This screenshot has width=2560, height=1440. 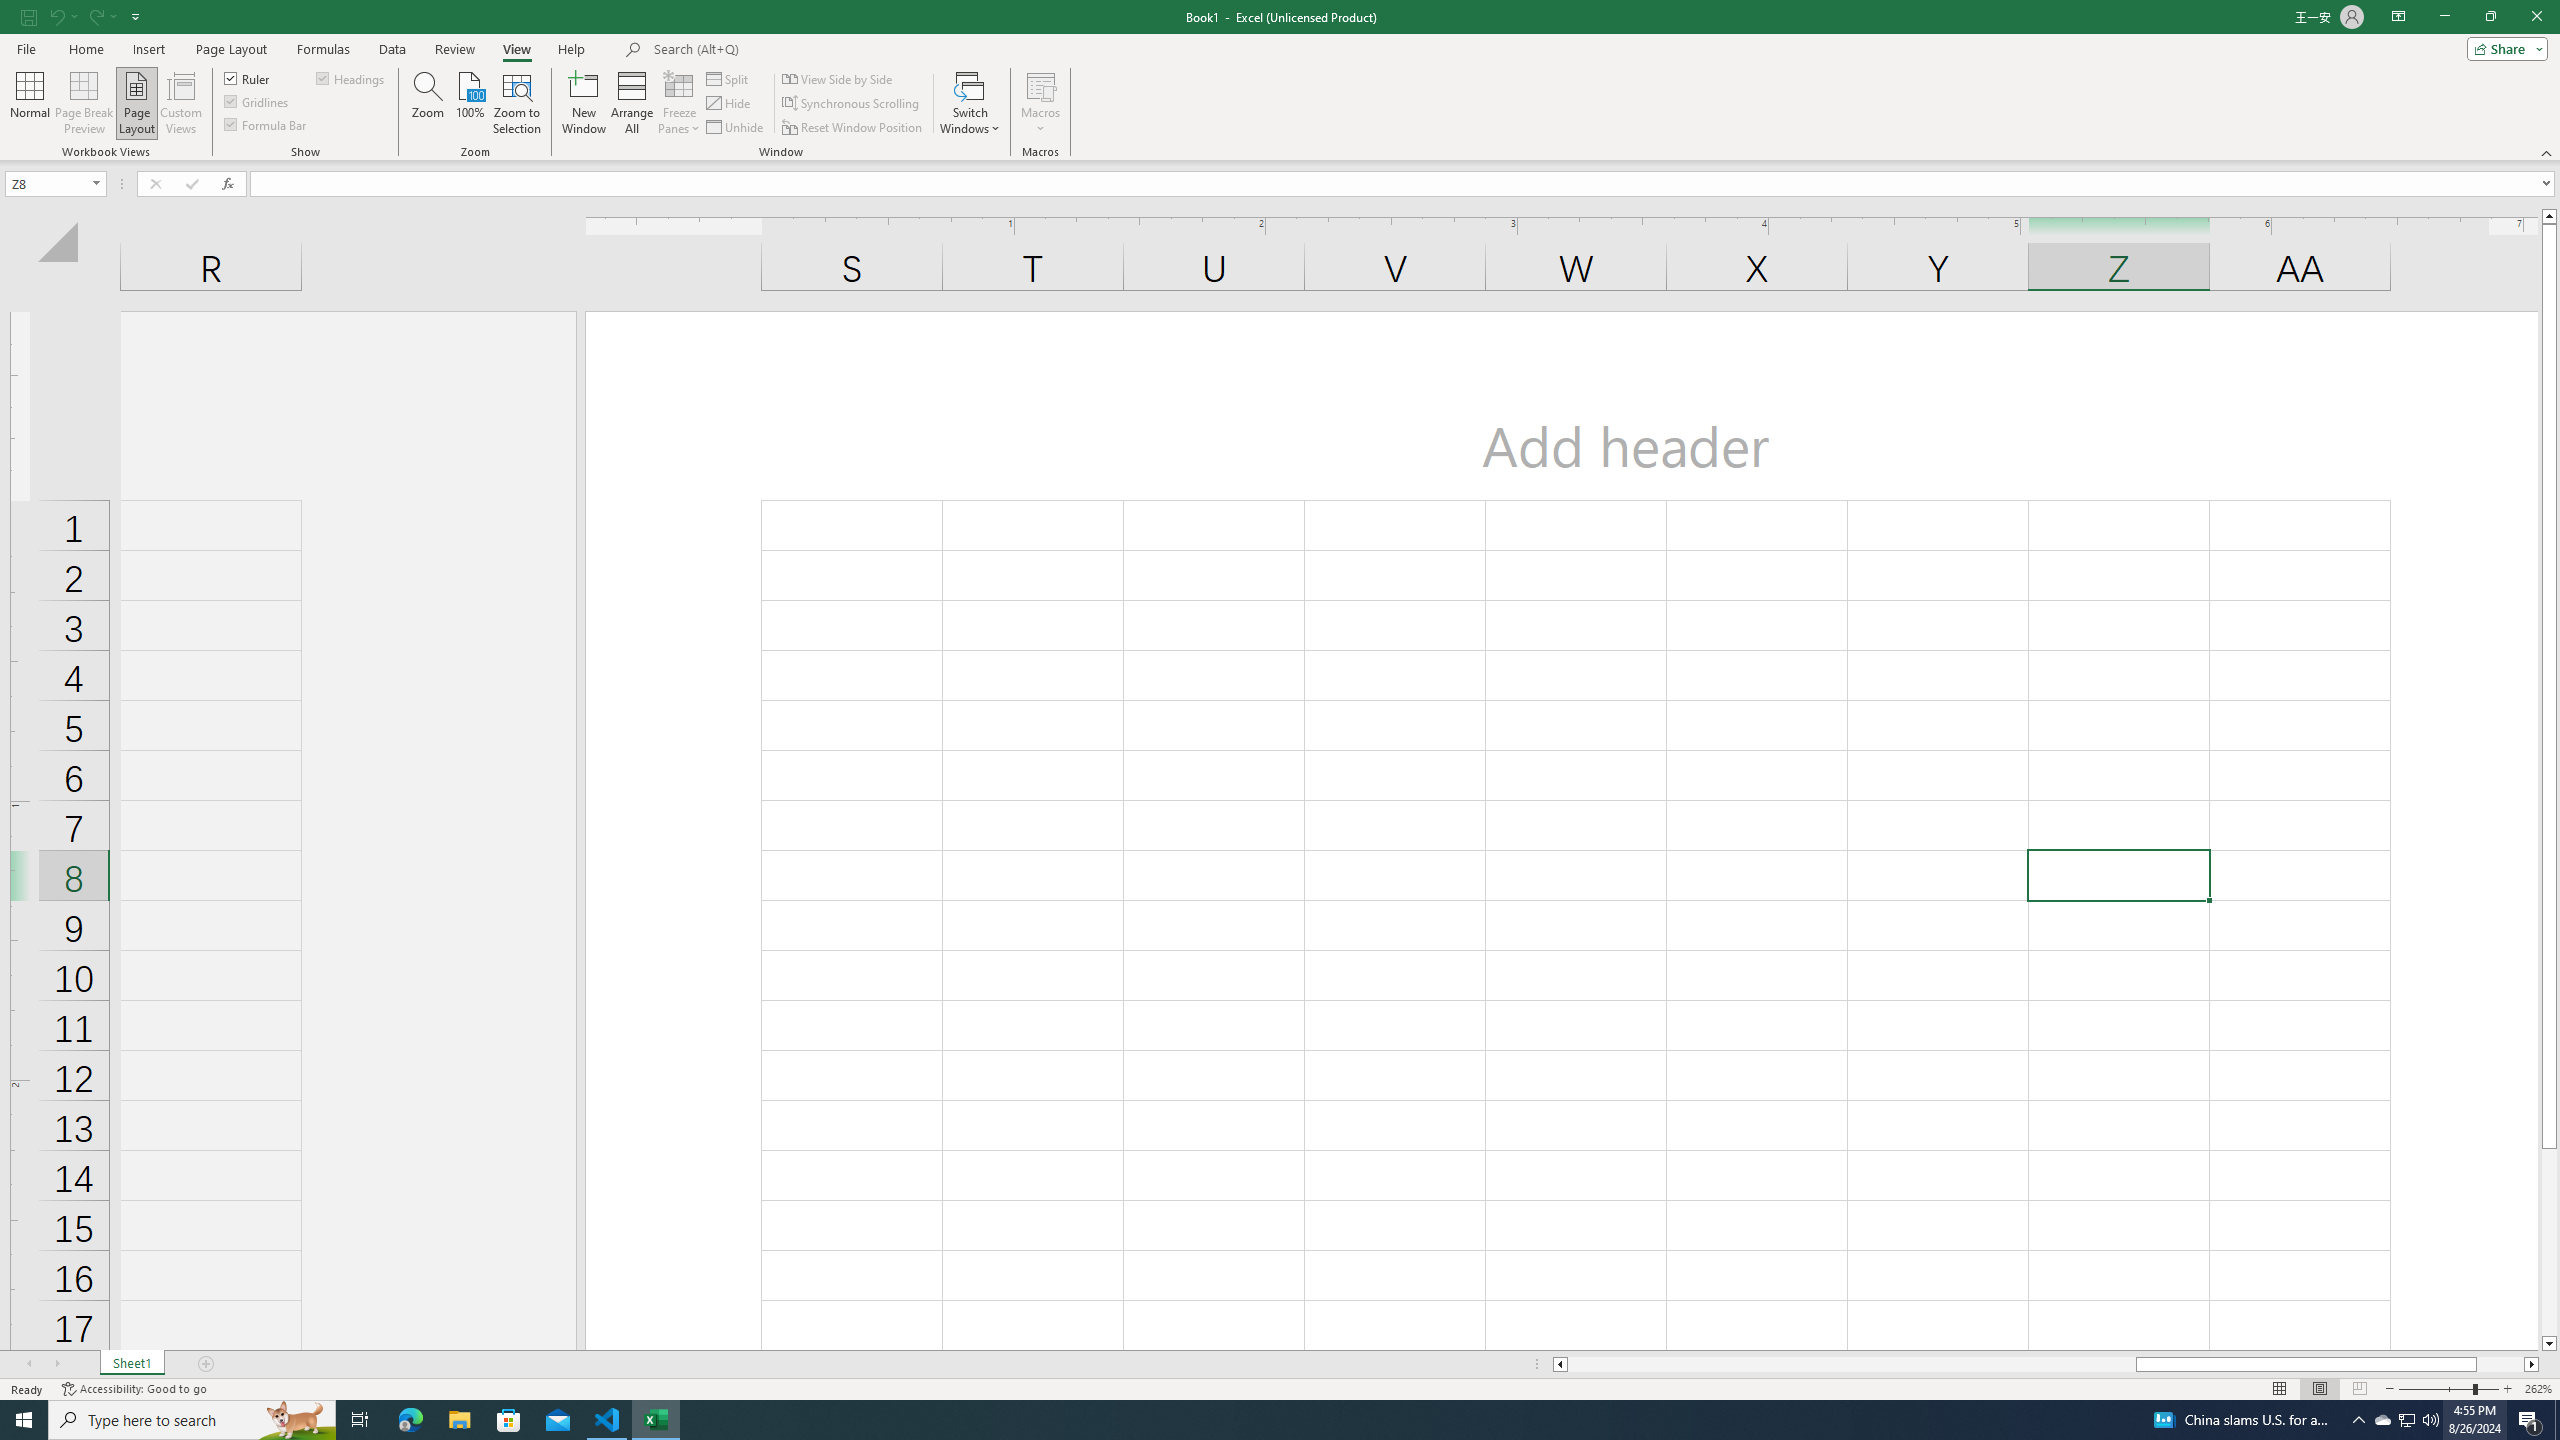 What do you see at coordinates (583, 103) in the screenshot?
I see `'New Window'` at bounding box center [583, 103].